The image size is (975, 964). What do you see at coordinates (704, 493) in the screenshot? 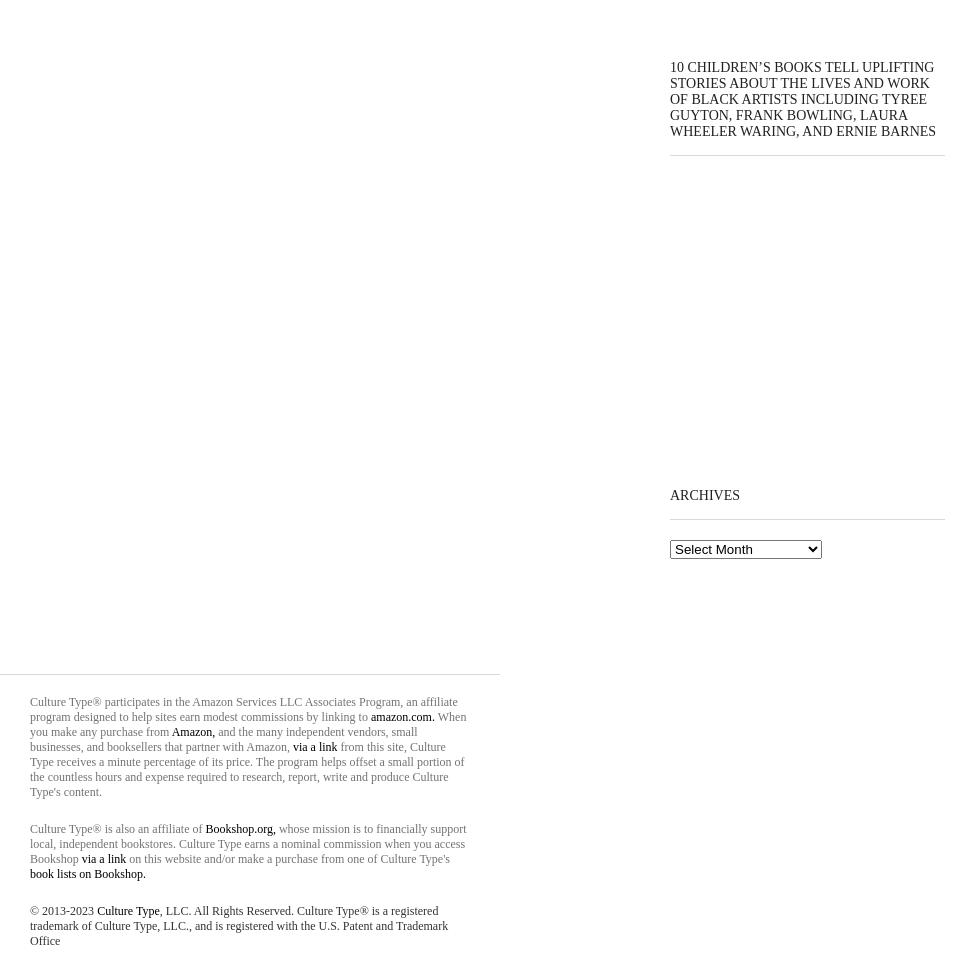
I see `'Archives'` at bounding box center [704, 493].